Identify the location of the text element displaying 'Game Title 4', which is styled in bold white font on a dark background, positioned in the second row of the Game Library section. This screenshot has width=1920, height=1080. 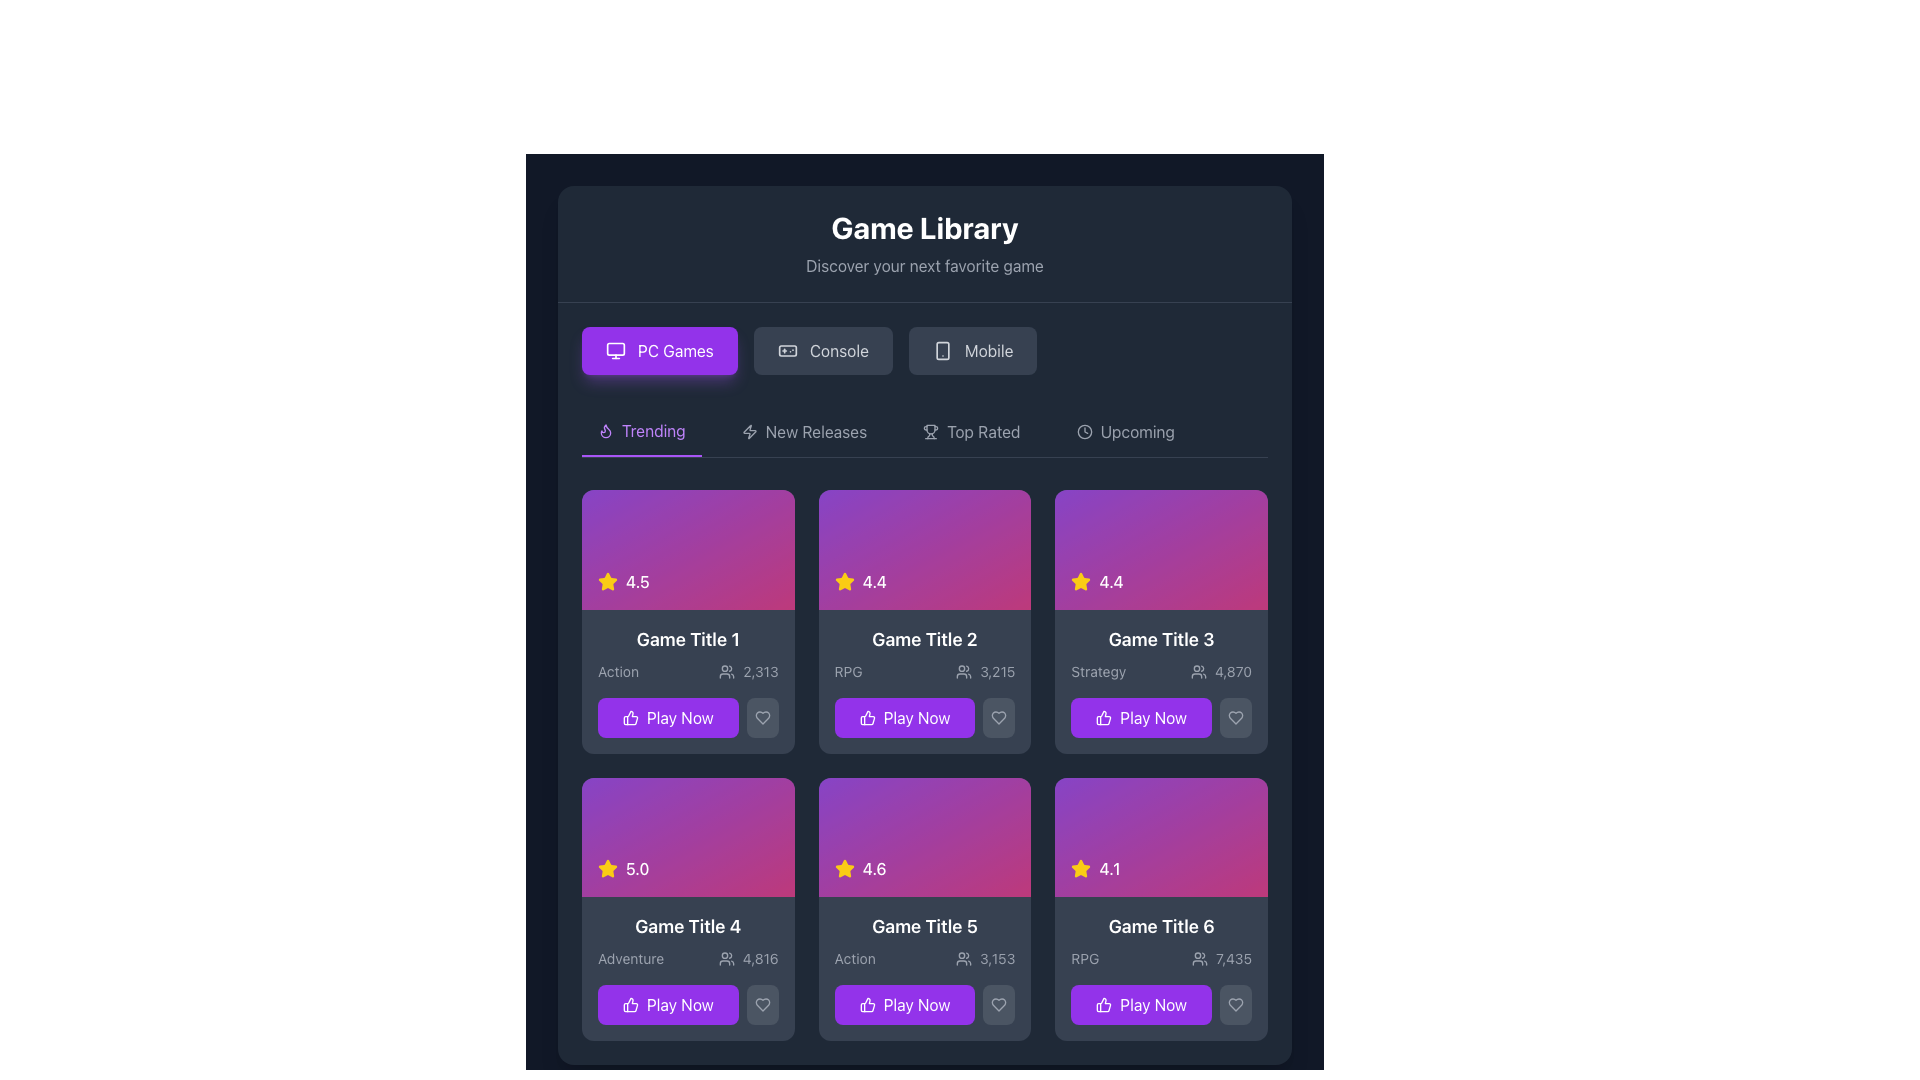
(688, 927).